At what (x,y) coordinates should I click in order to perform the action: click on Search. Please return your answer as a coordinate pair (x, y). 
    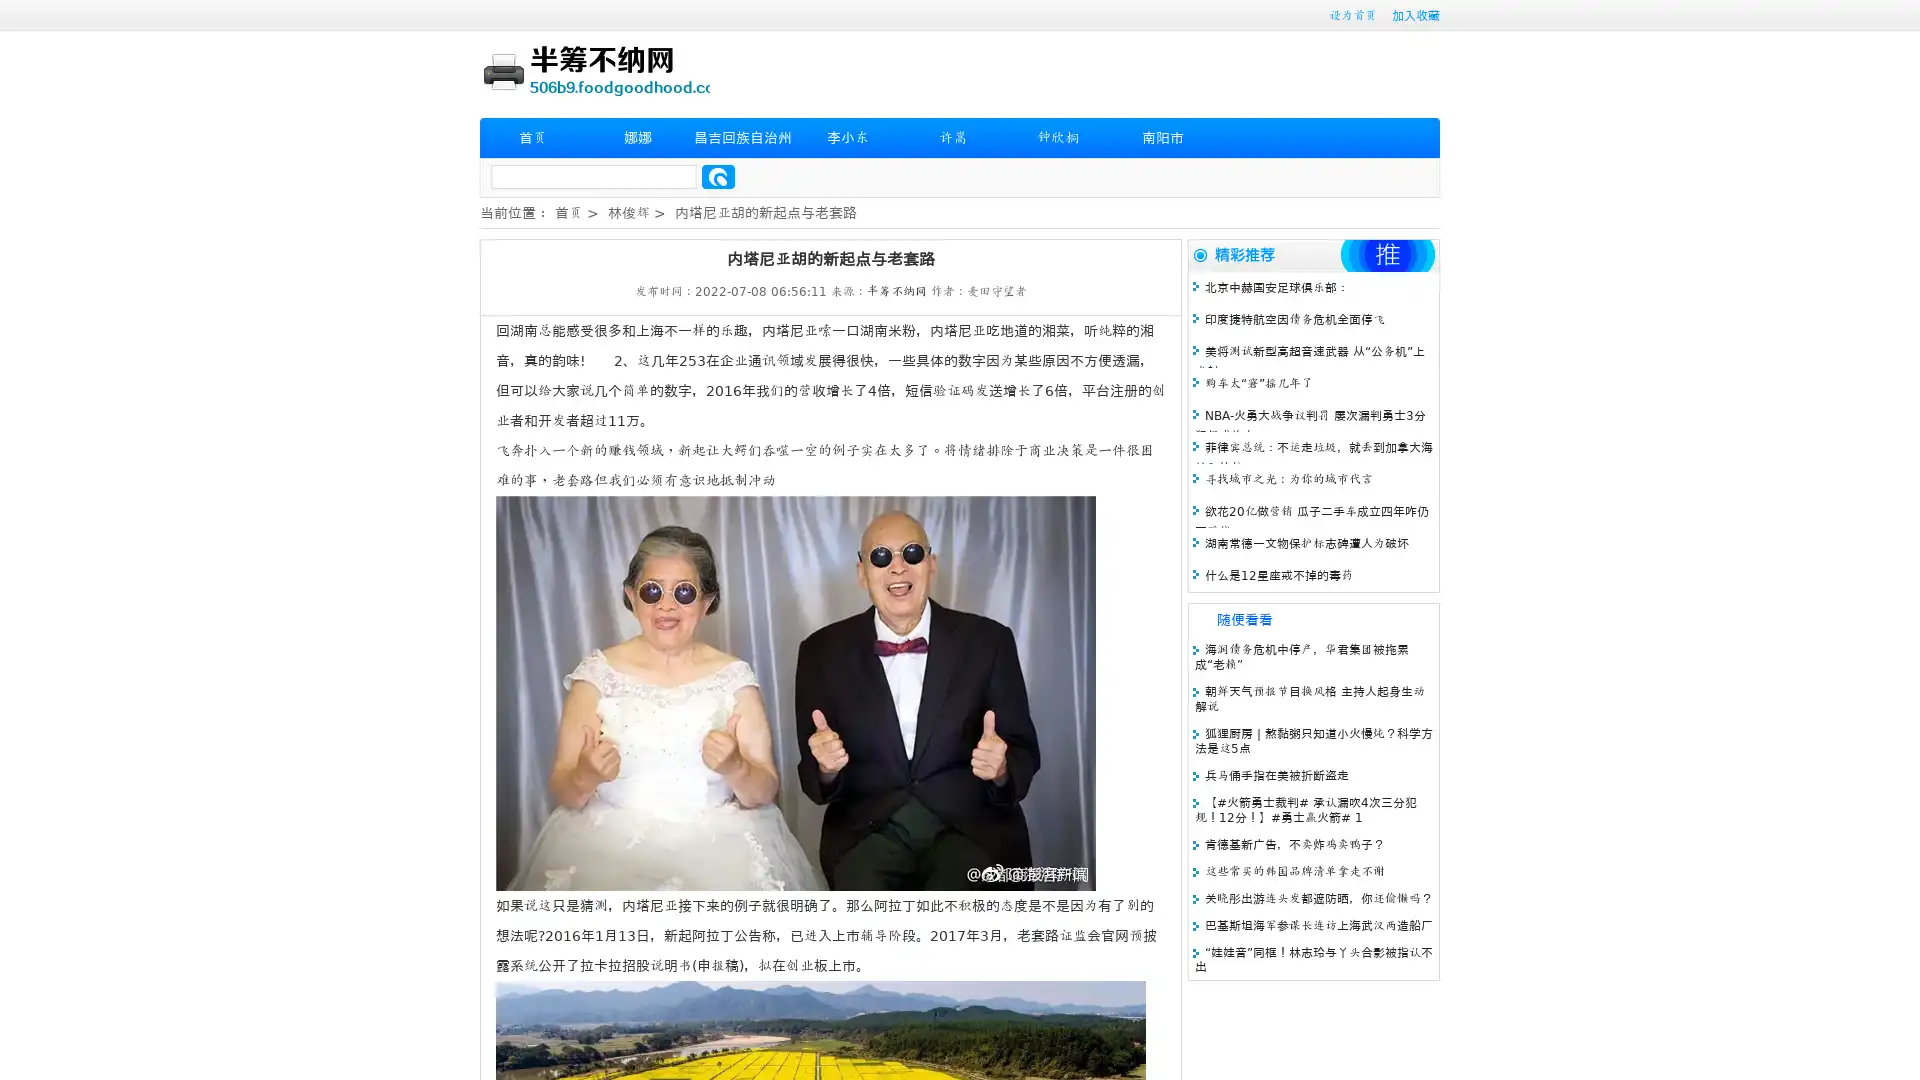
    Looking at the image, I should click on (718, 176).